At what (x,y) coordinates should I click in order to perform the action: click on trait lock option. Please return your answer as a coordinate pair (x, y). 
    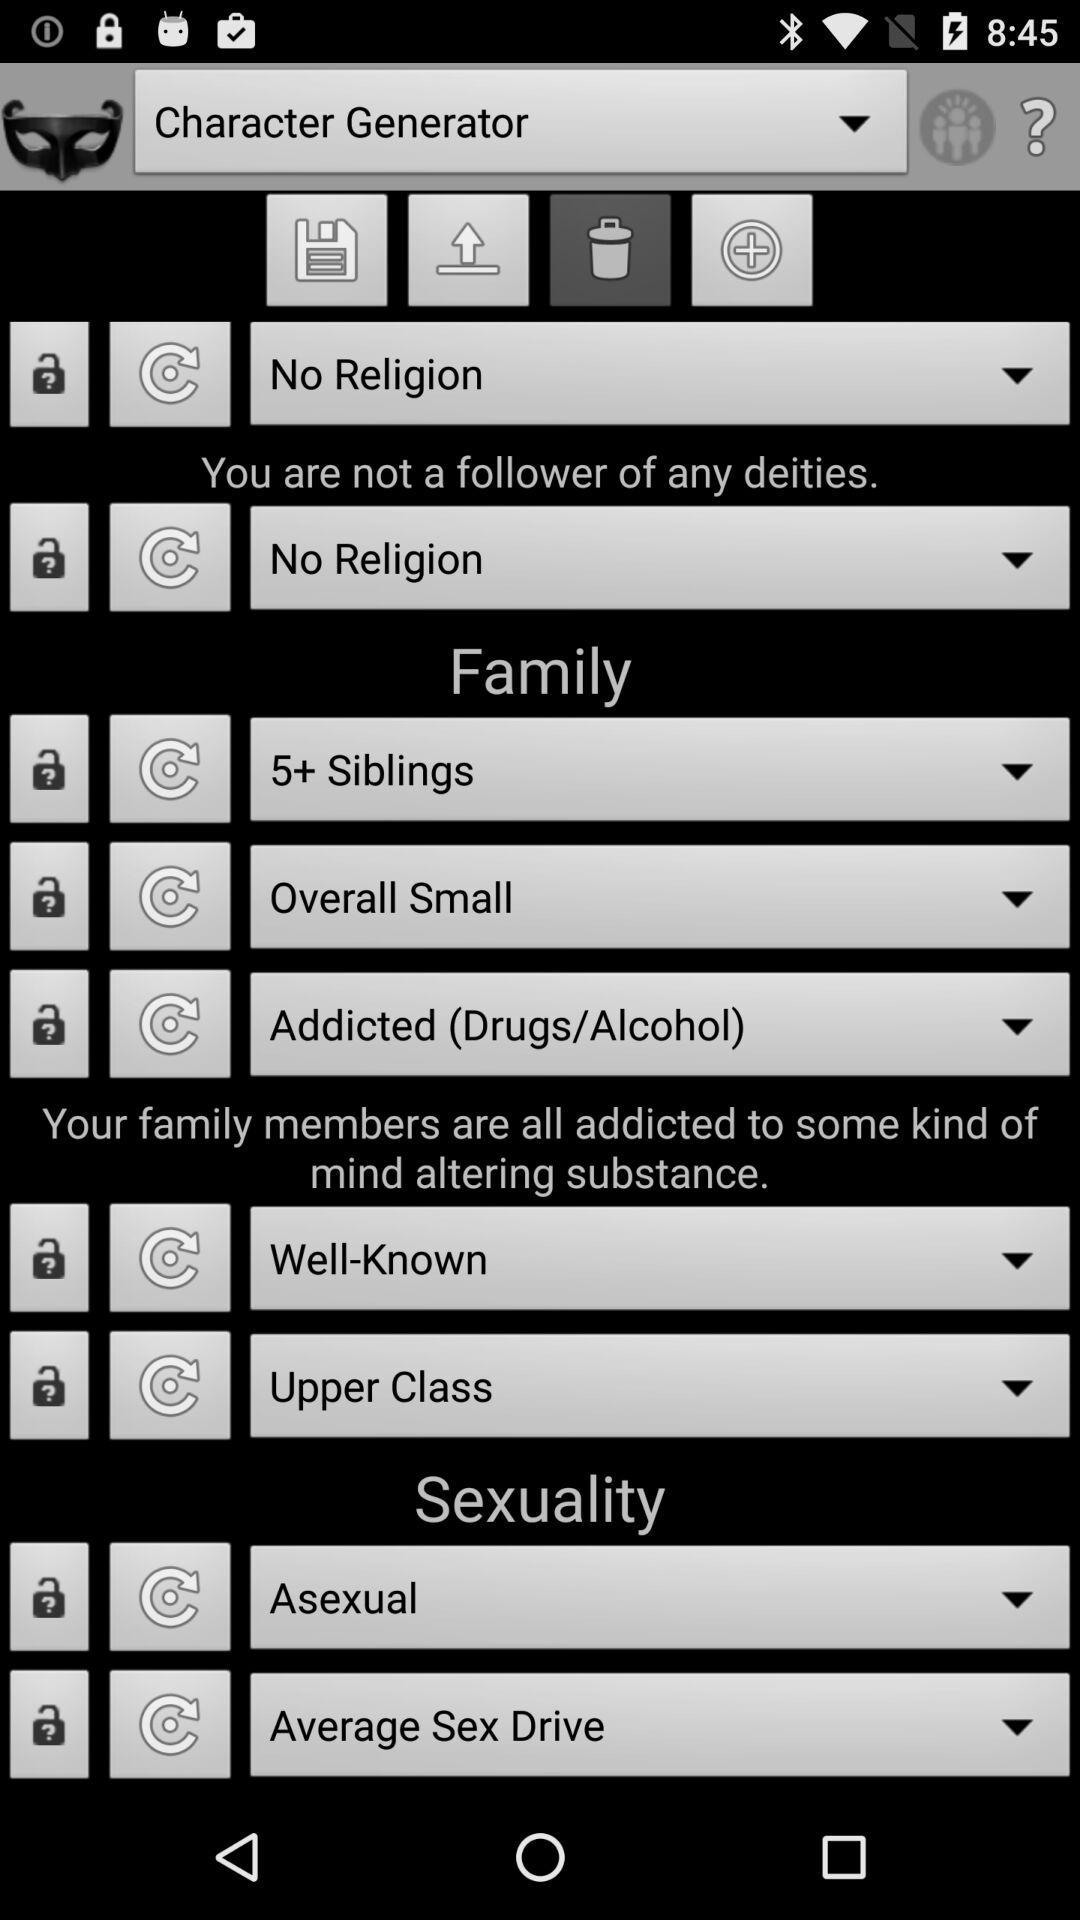
    Looking at the image, I should click on (48, 901).